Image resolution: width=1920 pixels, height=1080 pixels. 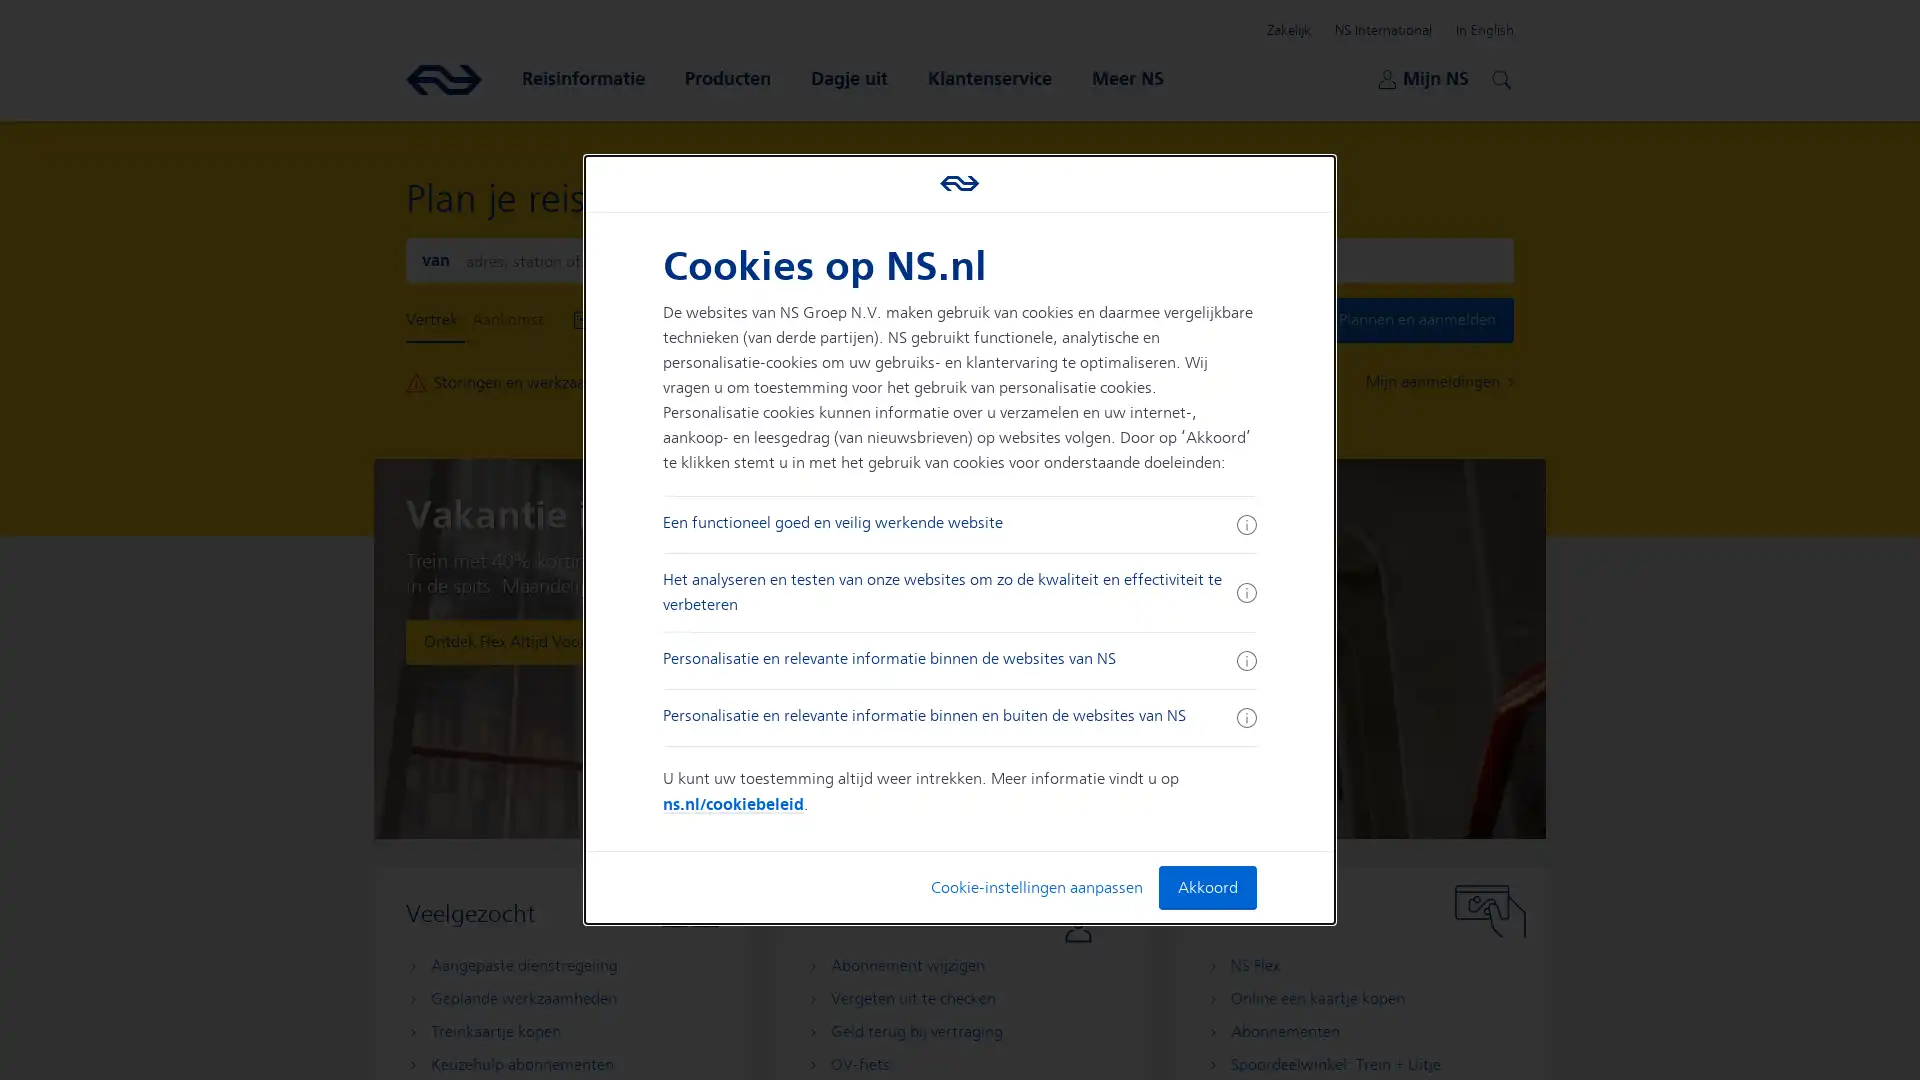 What do you see at coordinates (1128, 77) in the screenshot?
I see `Meer NS Open submenu` at bounding box center [1128, 77].